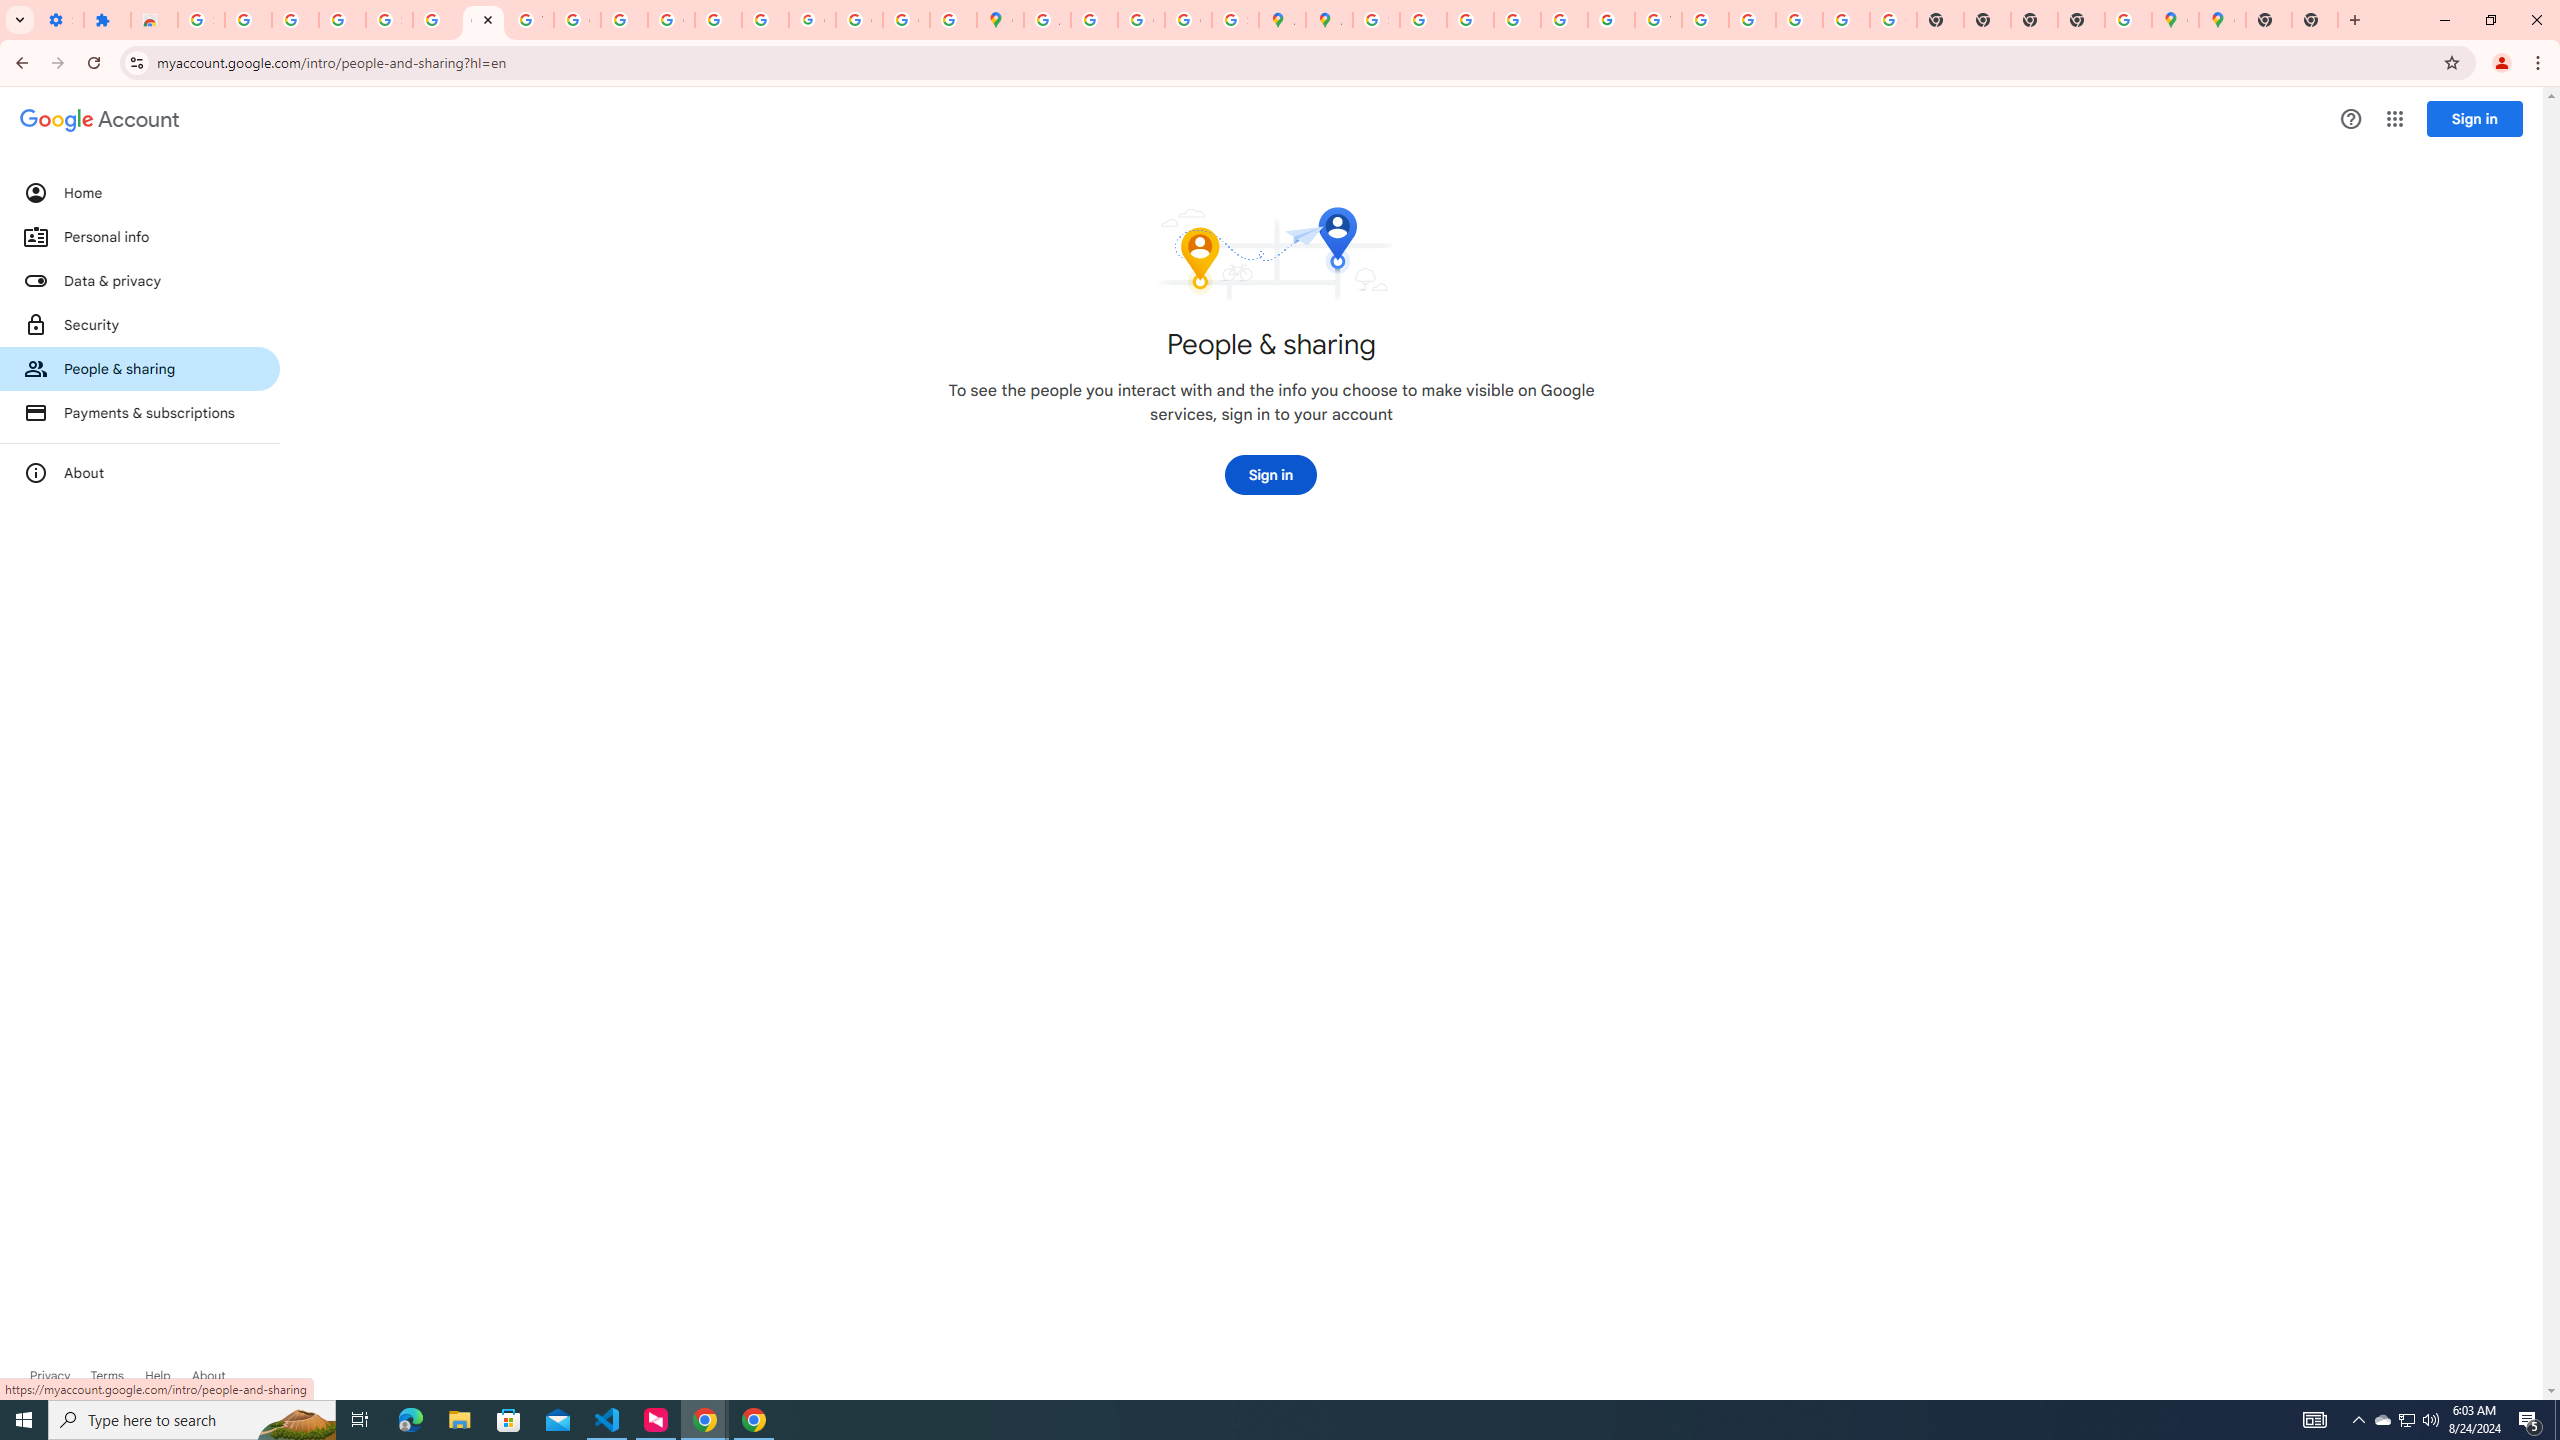 The height and width of the screenshot is (1440, 2560). What do you see at coordinates (388, 19) in the screenshot?
I see `'Sign in - Google Accounts'` at bounding box center [388, 19].